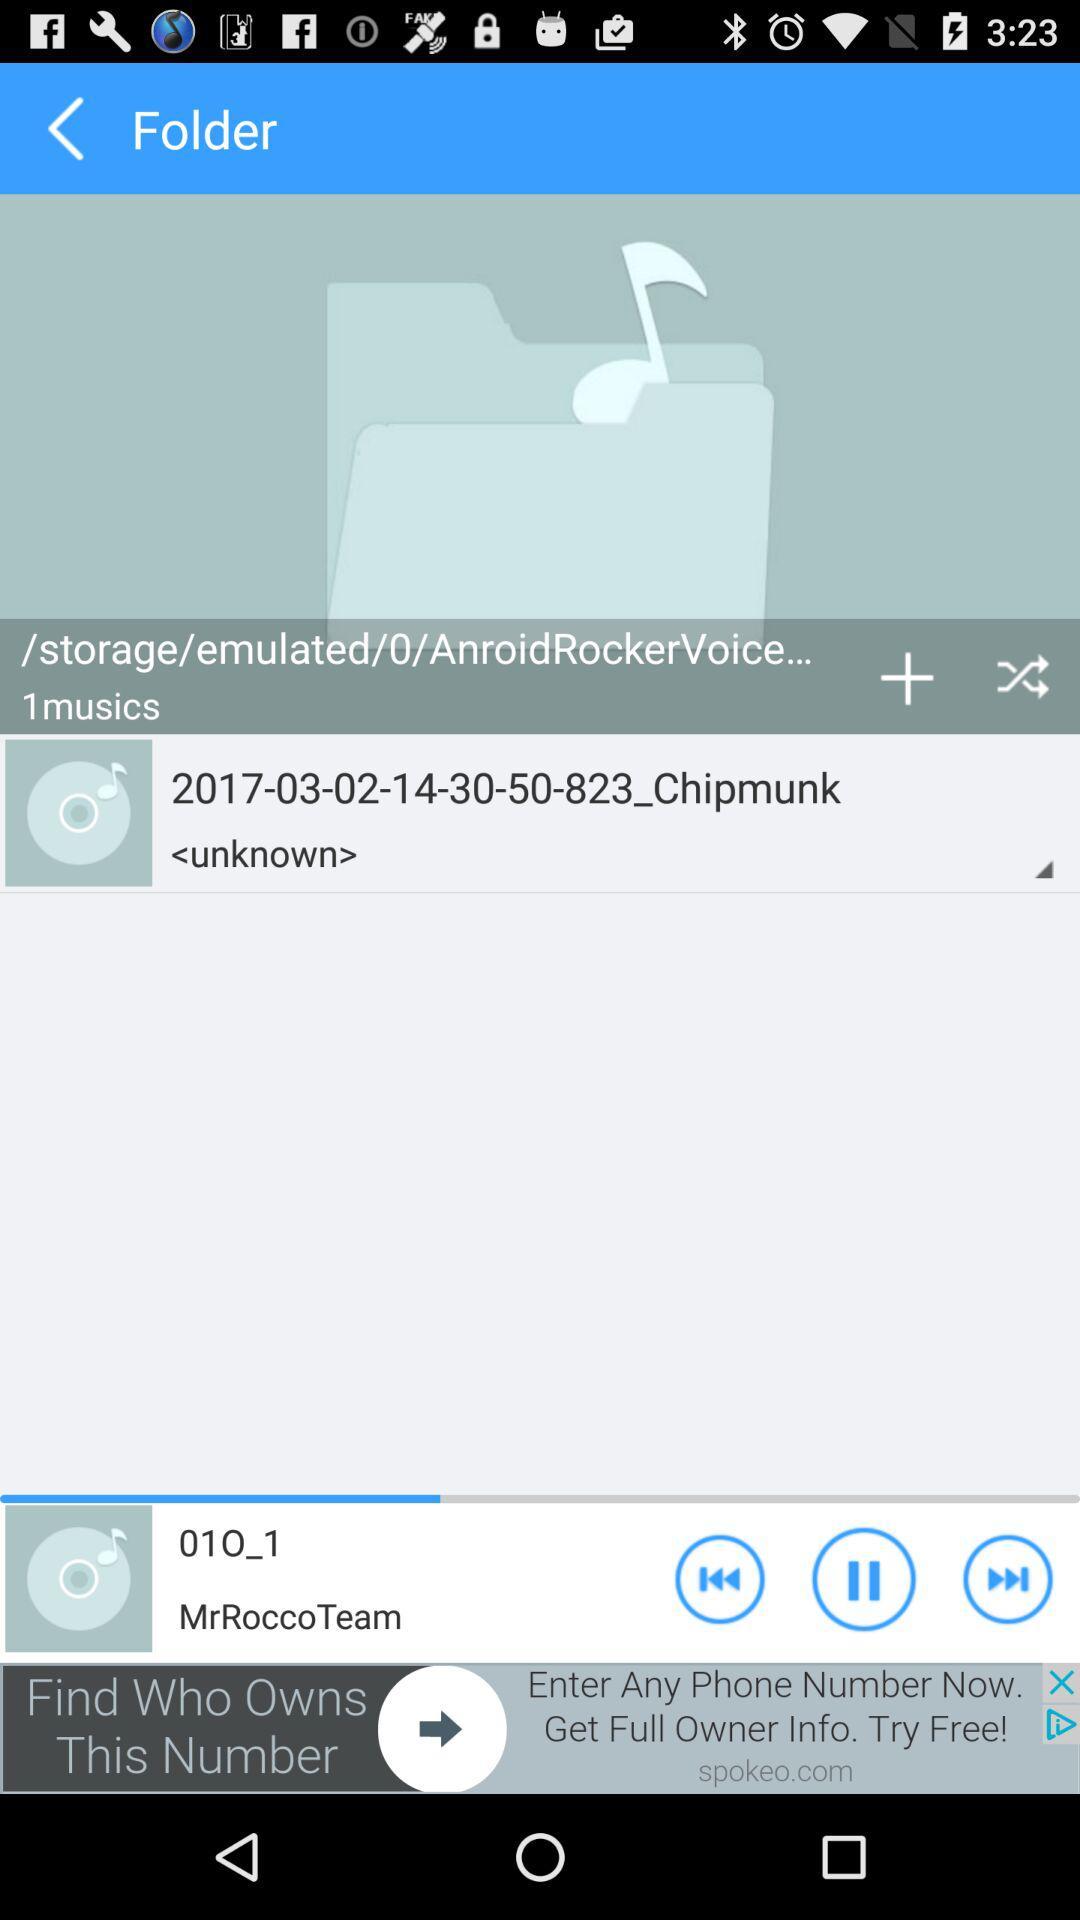 The image size is (1080, 1920). Describe the element at coordinates (1022, 676) in the screenshot. I see `shuffle button` at that location.